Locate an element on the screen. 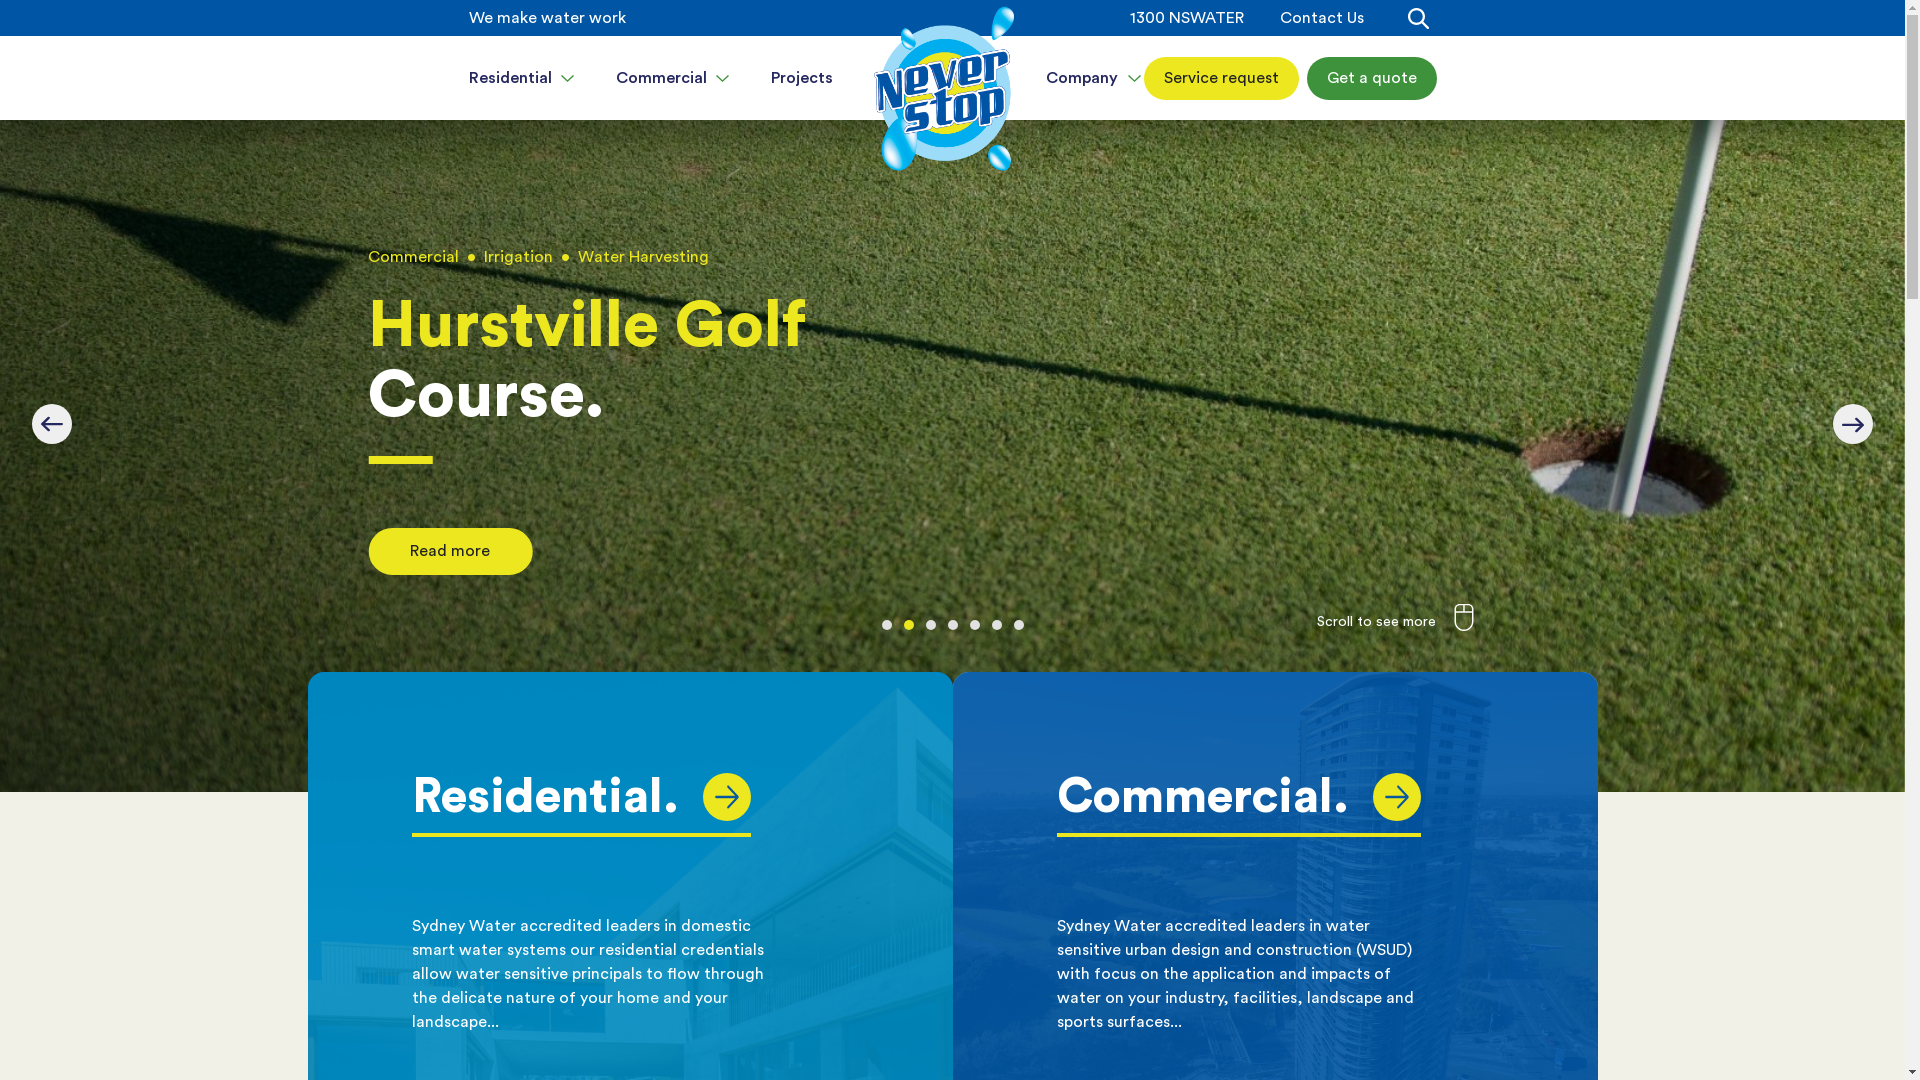 The width and height of the screenshot is (1920, 1080). 'Previous slide' is located at coordinates (52, 423).